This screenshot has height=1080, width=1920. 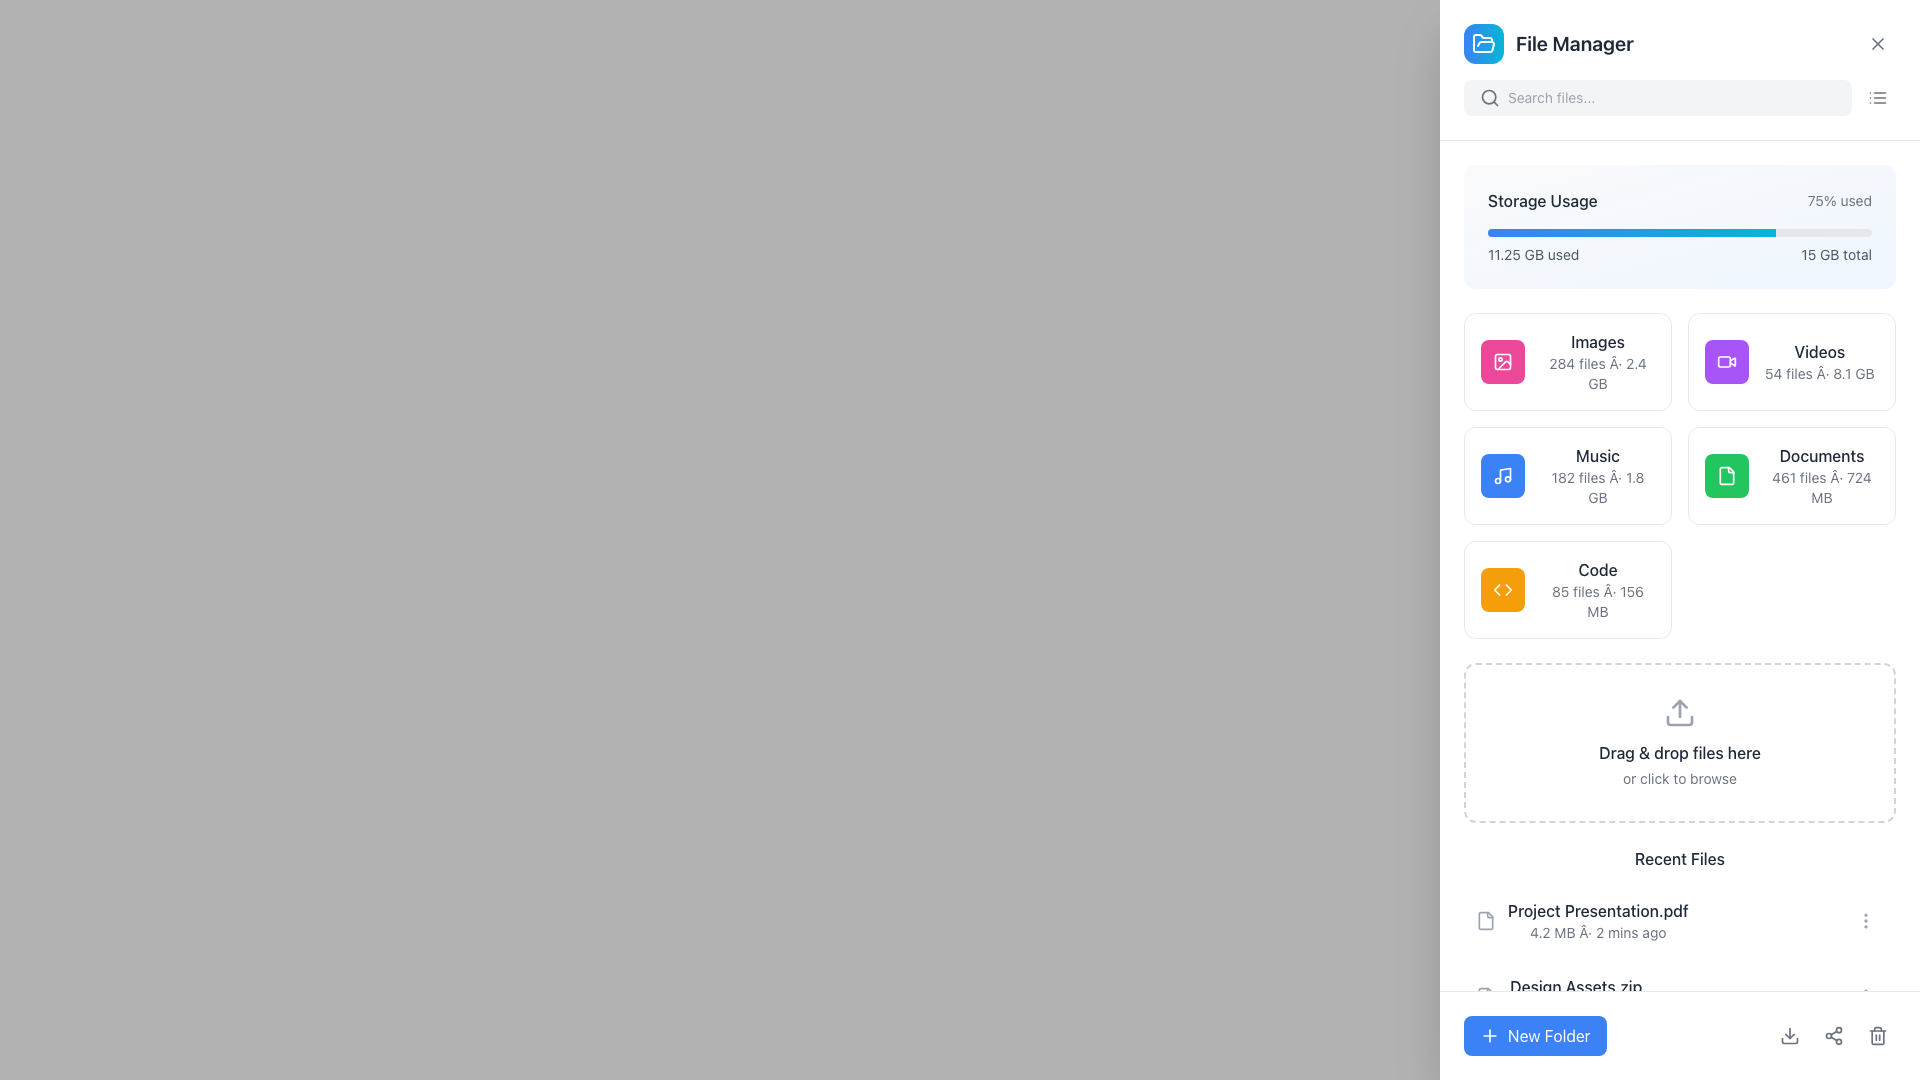 I want to click on the link provided in the instructional text located at the bottom of the file upload section, which is positioned centrally under the 'Drag & drop files here' text, so click(x=1680, y=778).